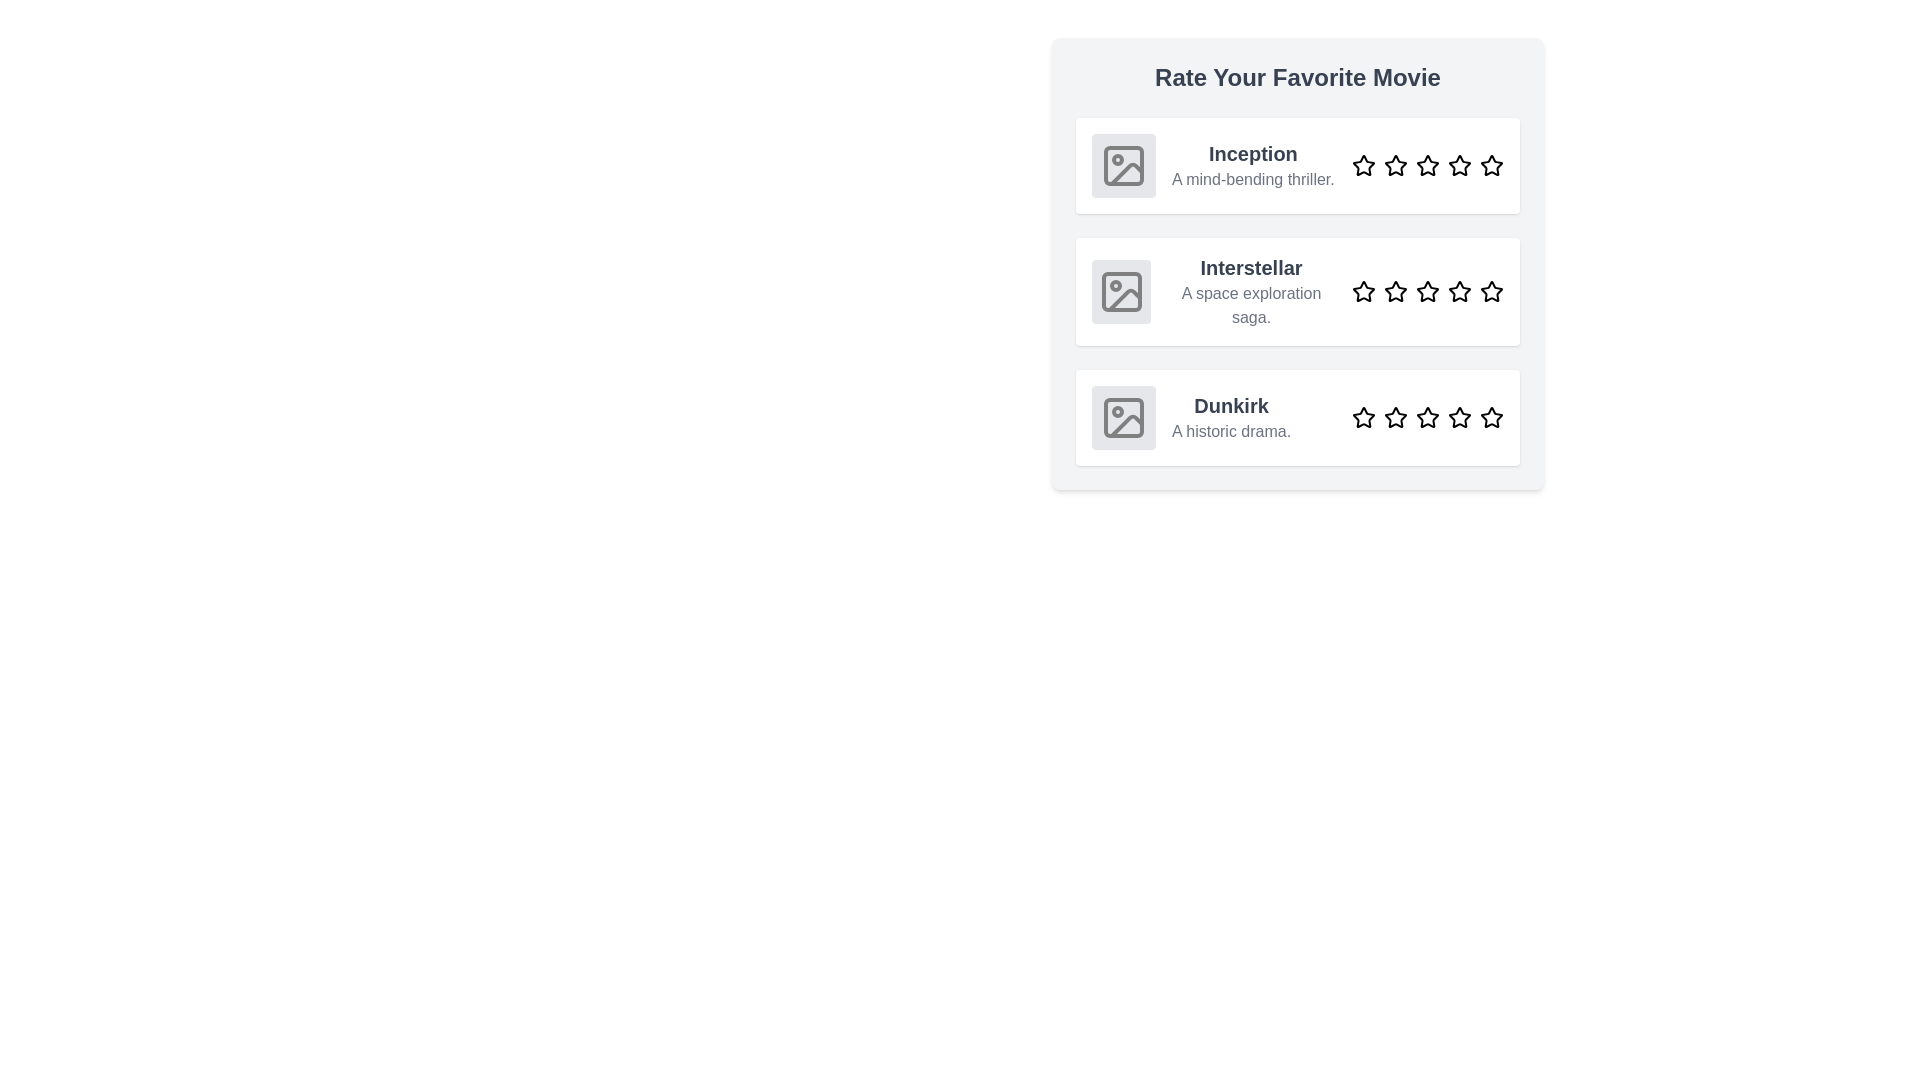  What do you see at coordinates (1121, 292) in the screenshot?
I see `the visual button that serves as a placeholder for the item it represents, which is located within the second image button in the list on the page` at bounding box center [1121, 292].